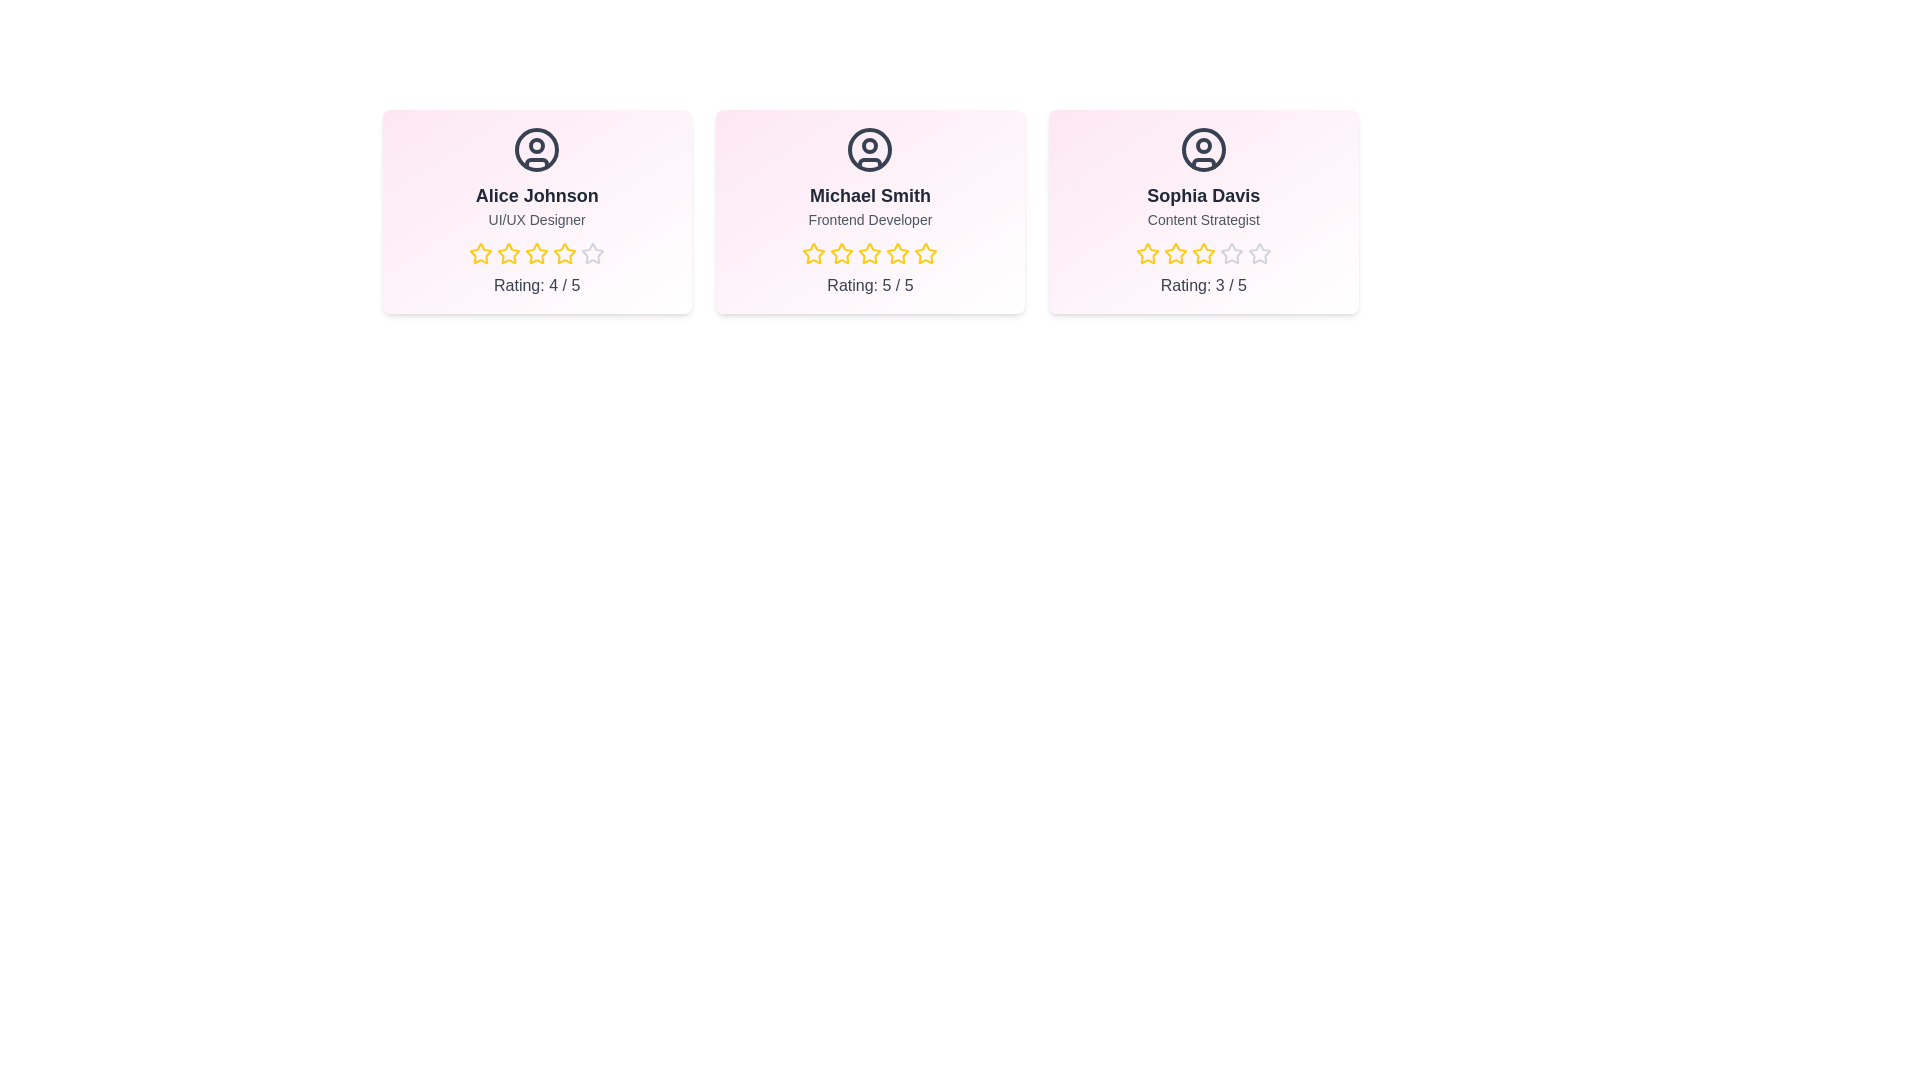  Describe the element at coordinates (509, 253) in the screenshot. I see `the star corresponding to 2 stars for the team member Alice Johnson` at that location.